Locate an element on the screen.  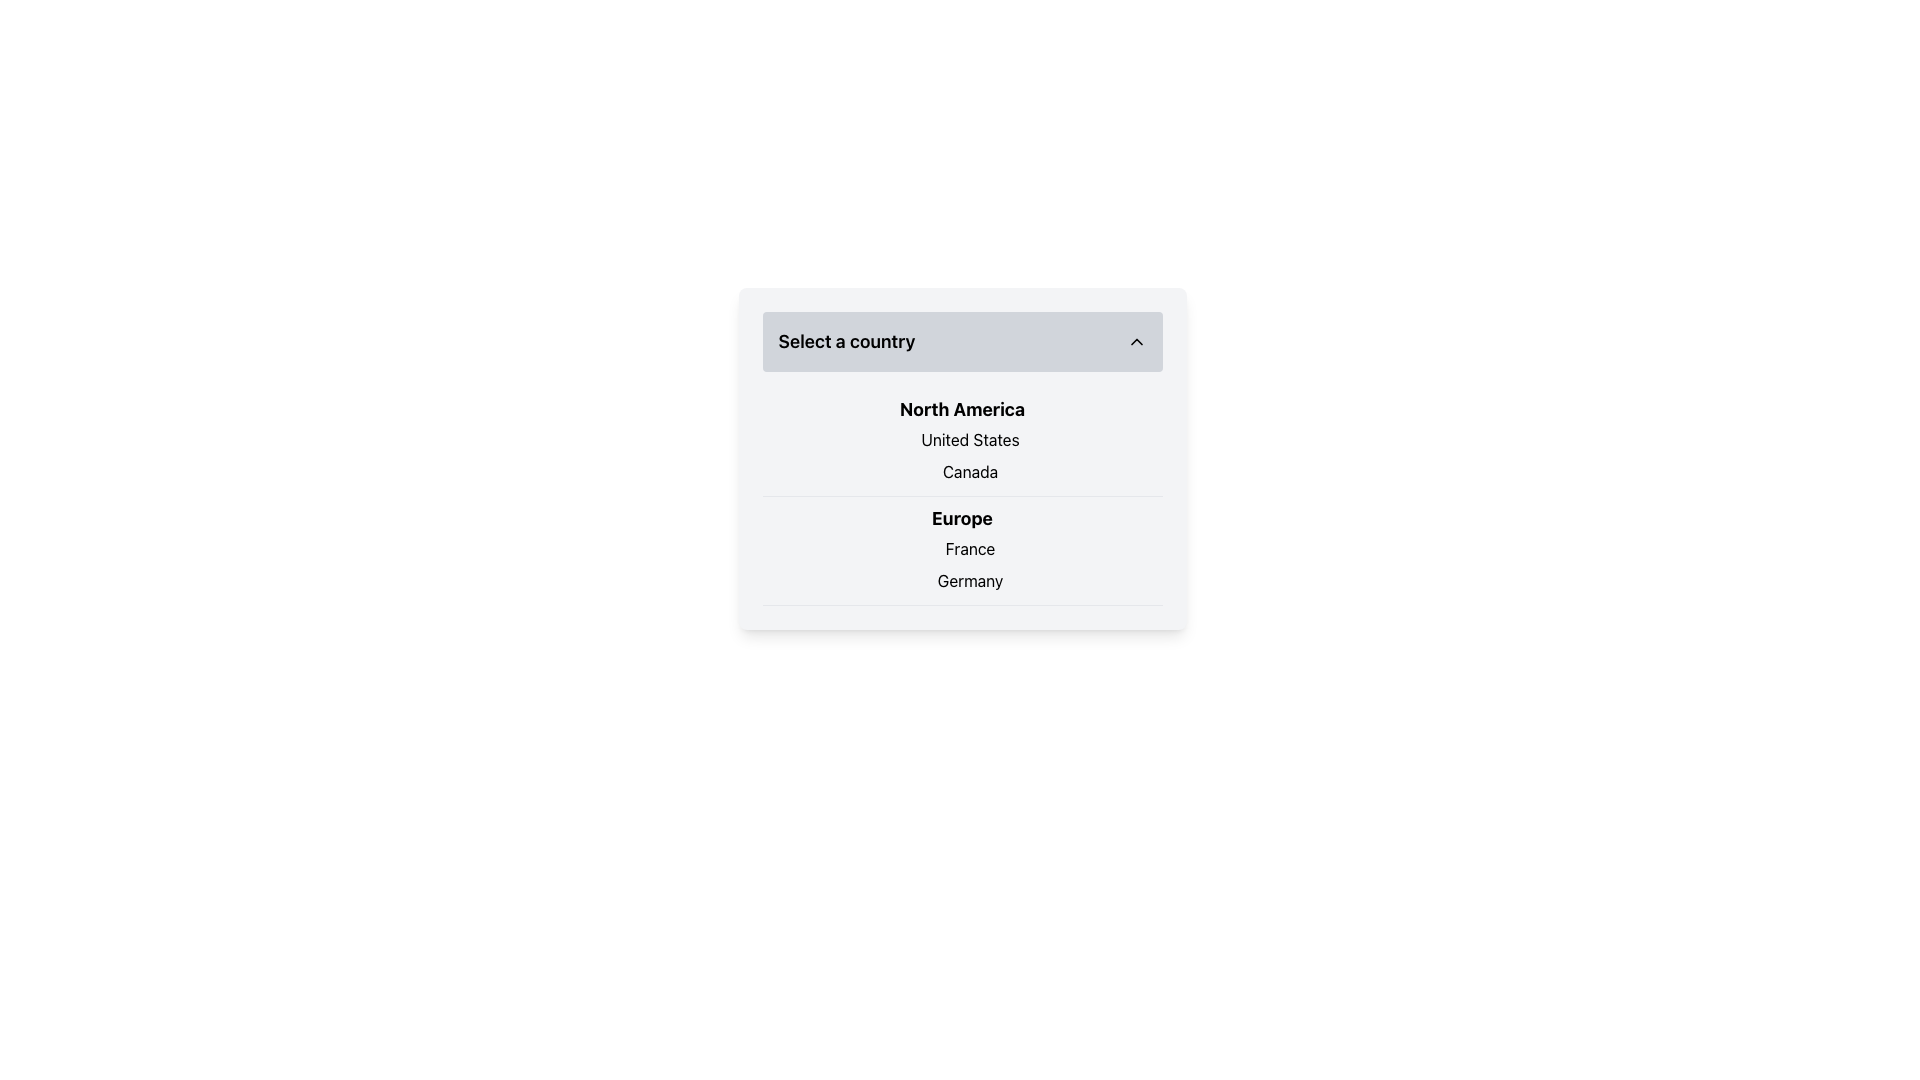
the list item labeled 'United States' is located at coordinates (962, 438).